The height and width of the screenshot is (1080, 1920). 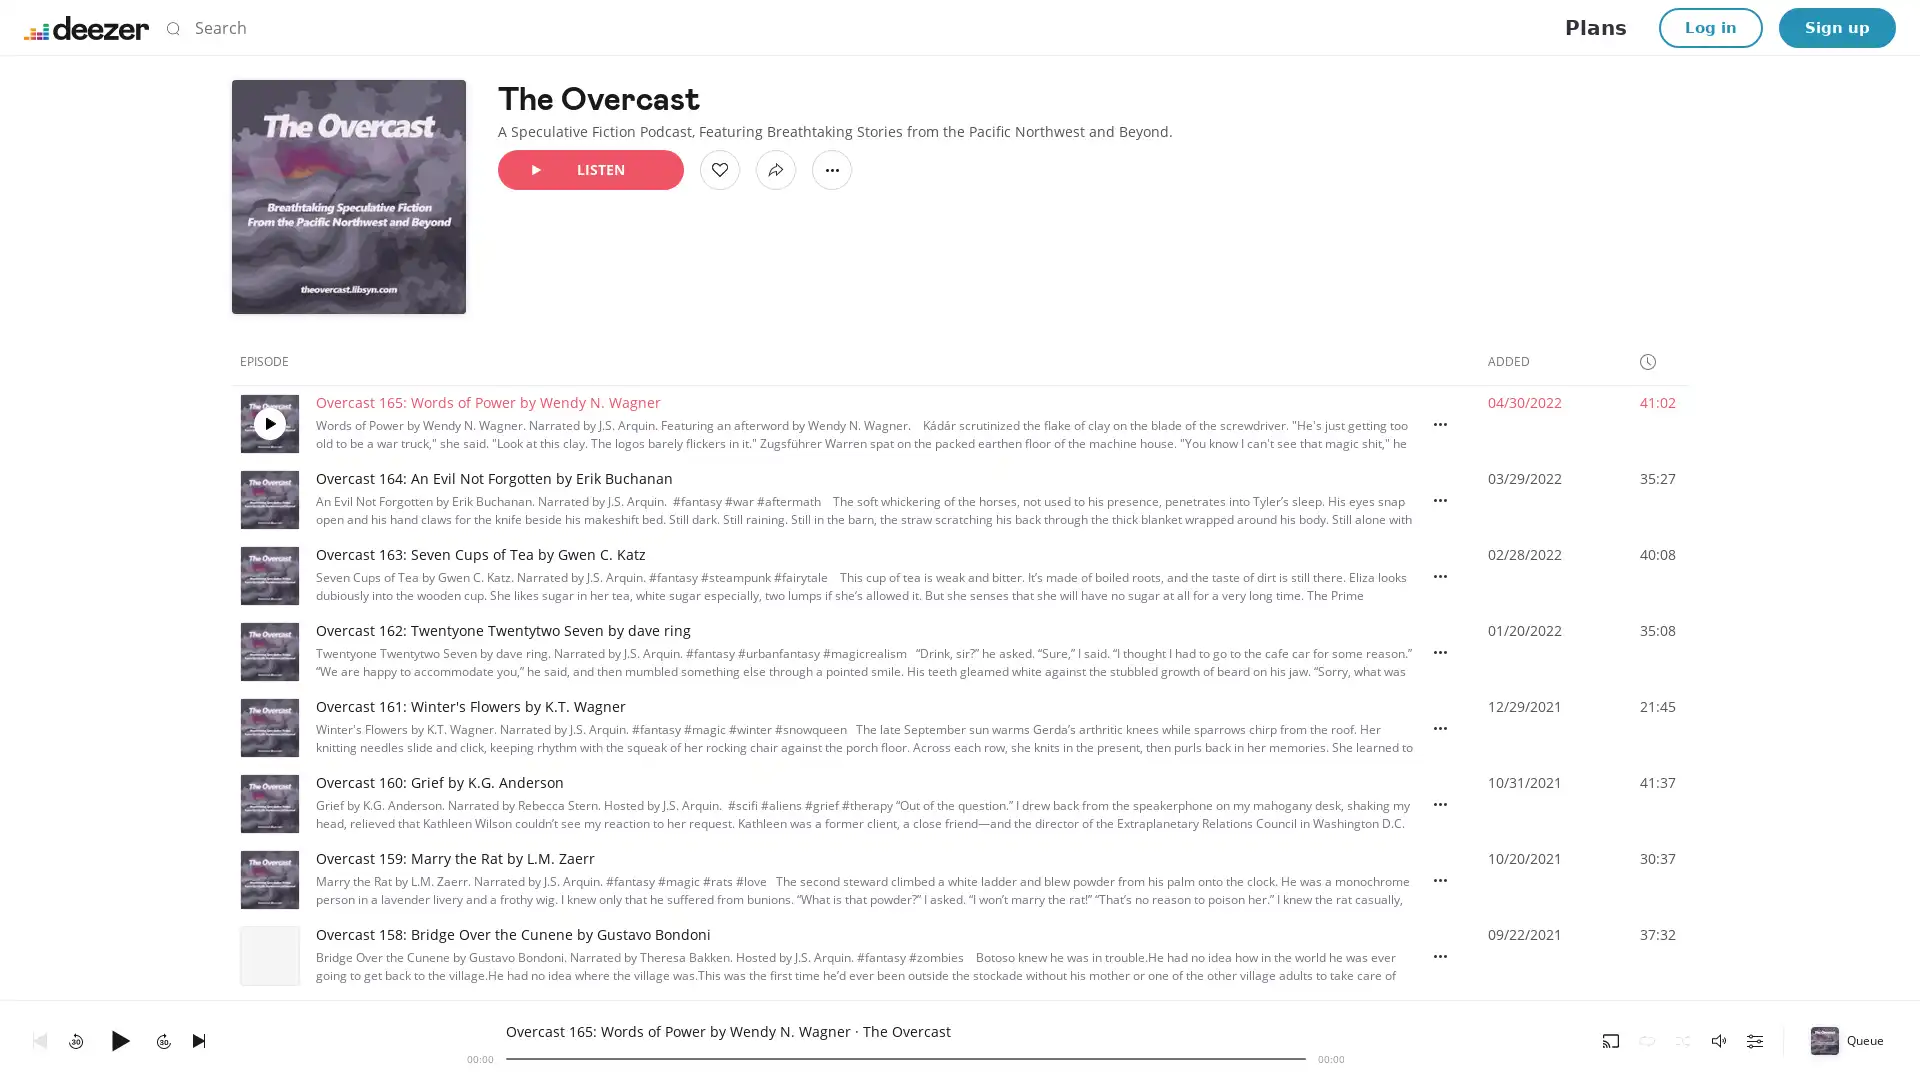 What do you see at coordinates (1848, 1039) in the screenshot?
I see `Queue` at bounding box center [1848, 1039].